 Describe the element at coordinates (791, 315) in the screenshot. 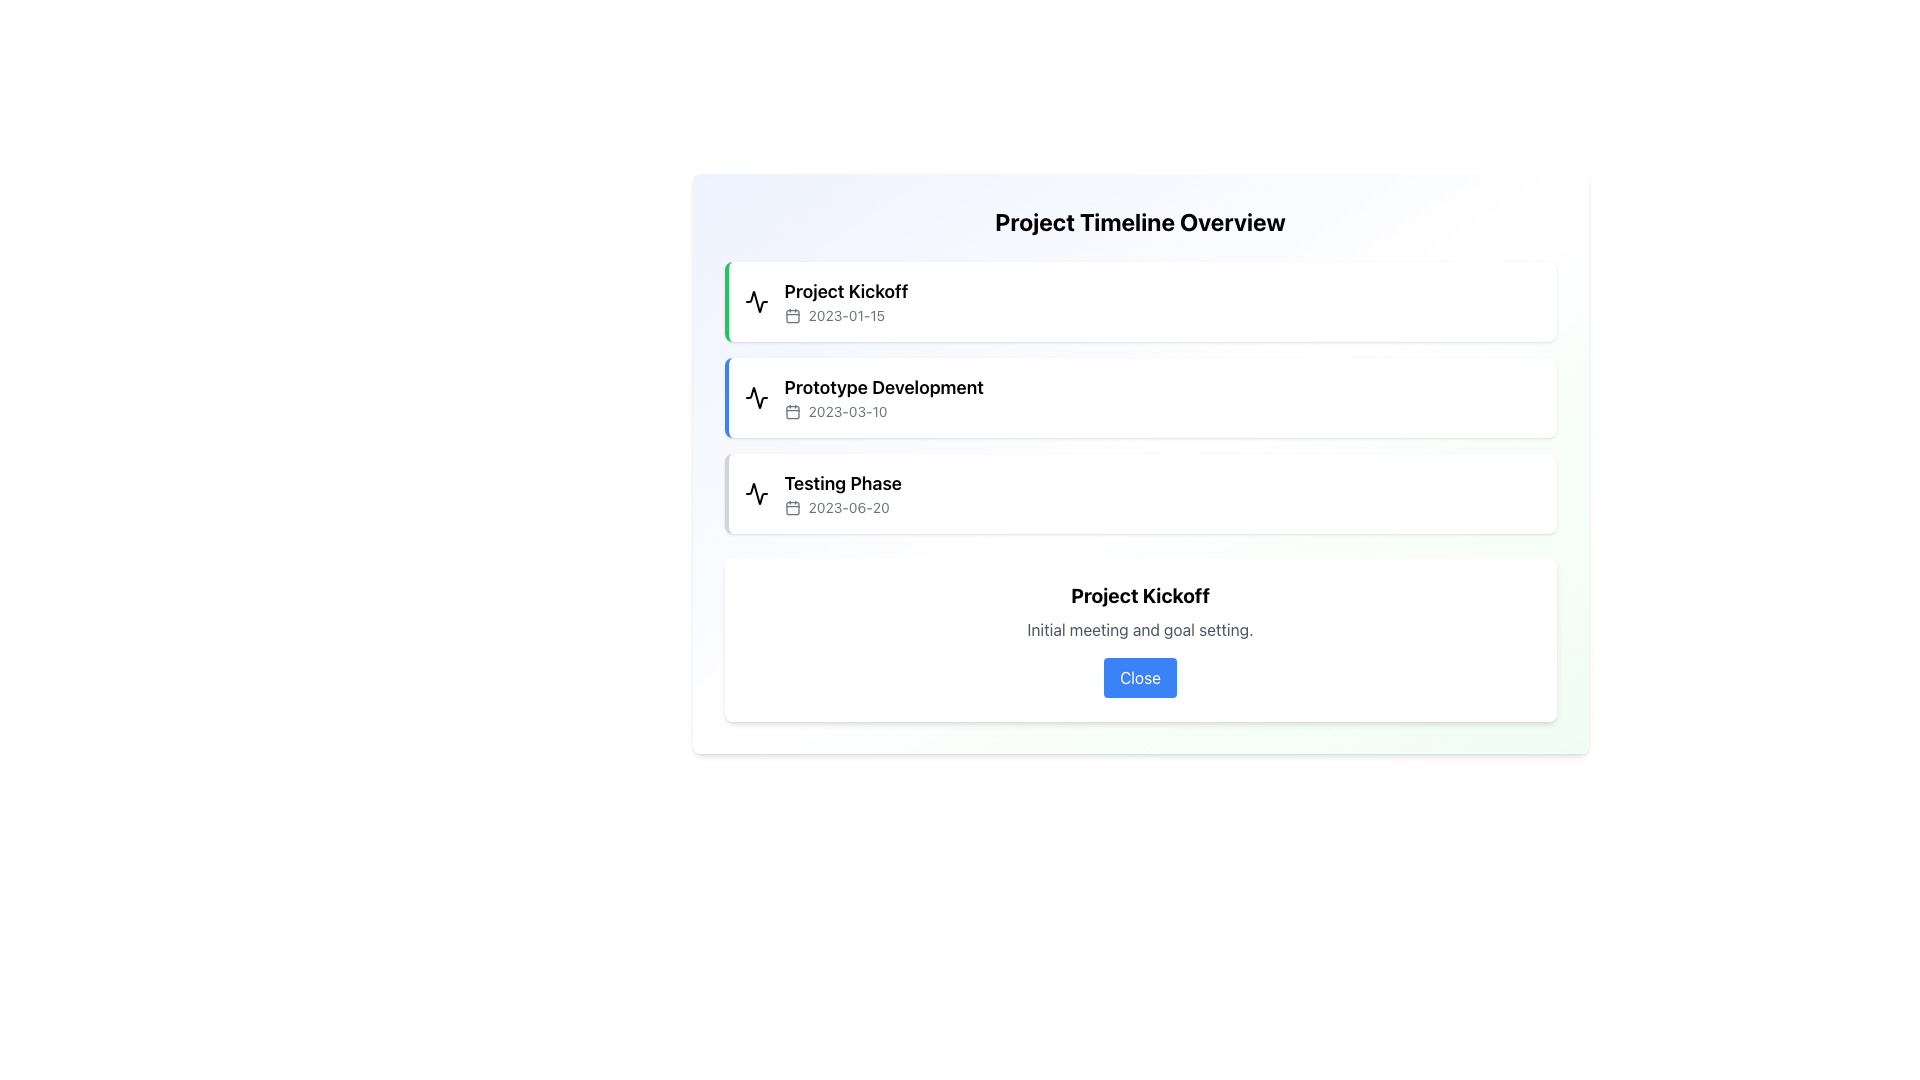

I see `details about the styling or position of the rounded rectangle icon within the calendar icon, located to the left of the '2023-01-15' text in the 'Project Kickoff' entry of the timeline` at that location.